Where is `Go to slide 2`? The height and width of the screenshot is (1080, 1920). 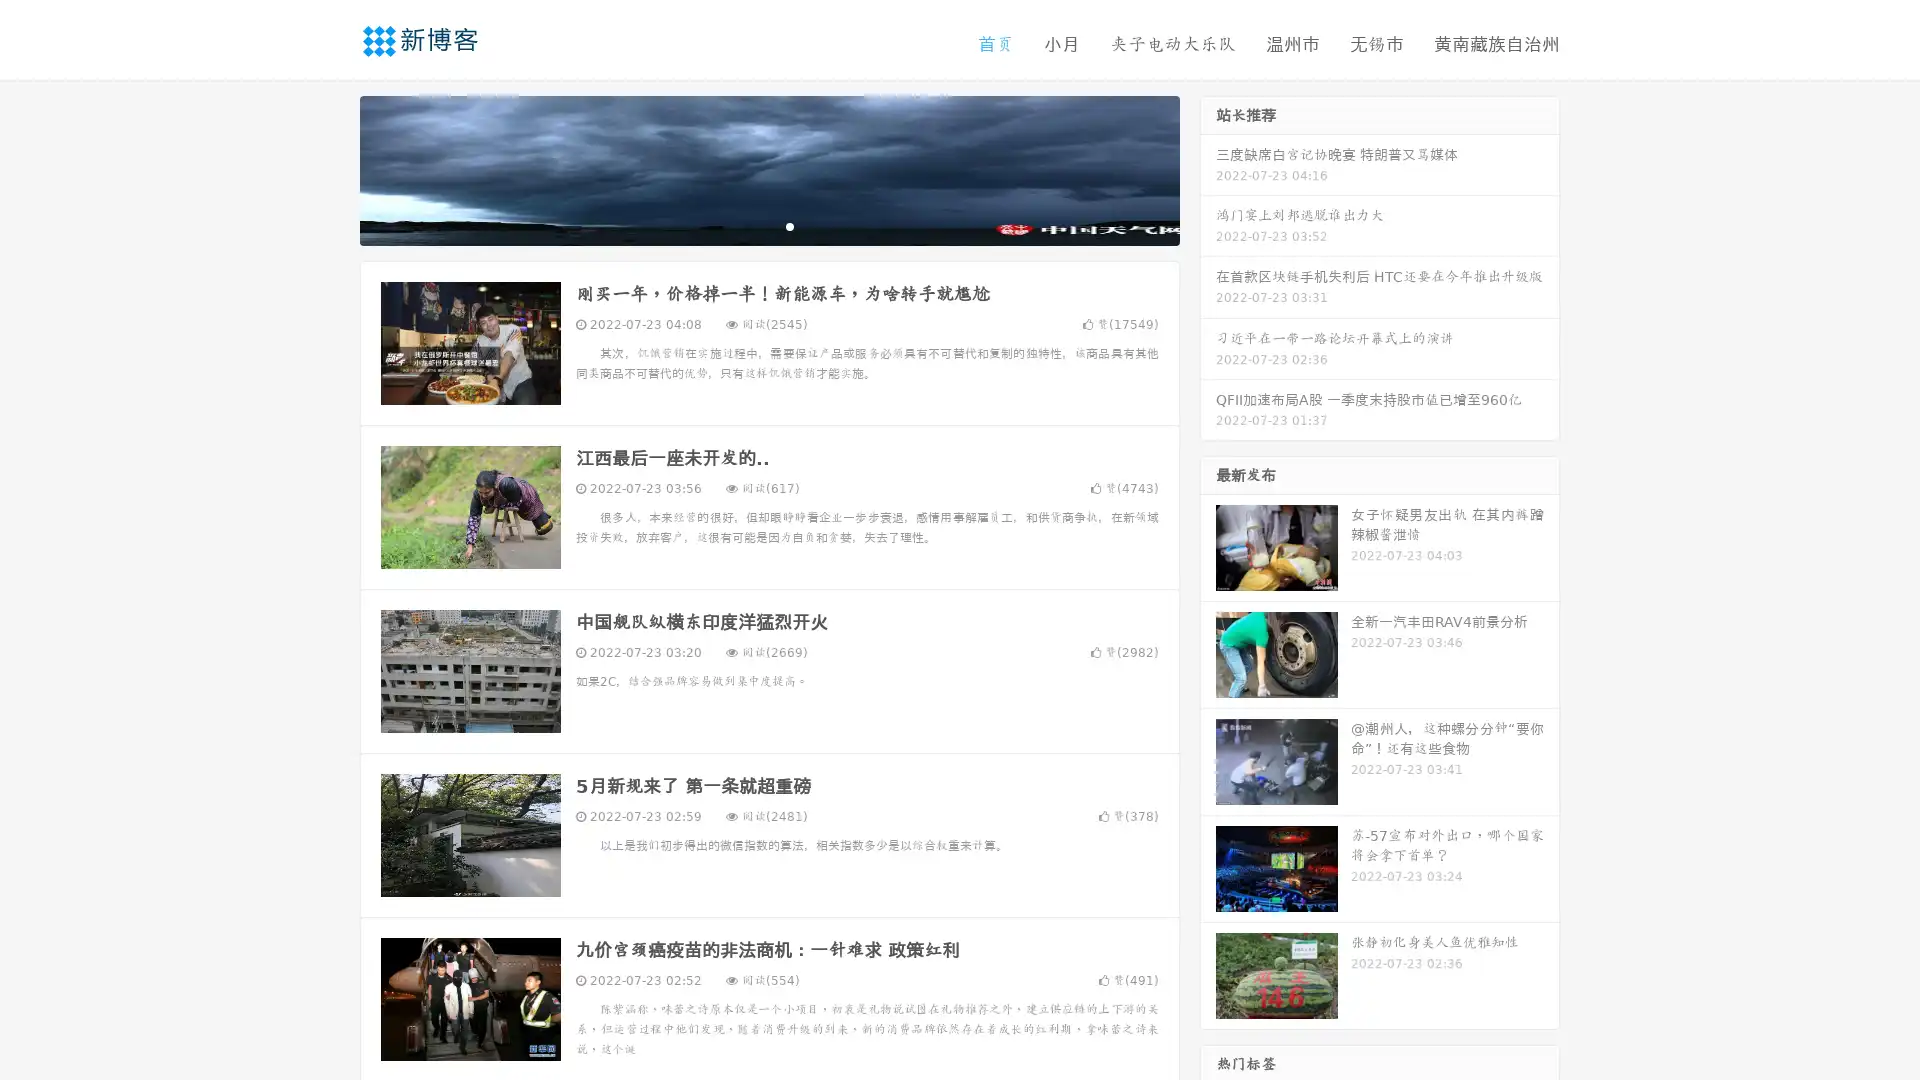 Go to slide 2 is located at coordinates (768, 225).